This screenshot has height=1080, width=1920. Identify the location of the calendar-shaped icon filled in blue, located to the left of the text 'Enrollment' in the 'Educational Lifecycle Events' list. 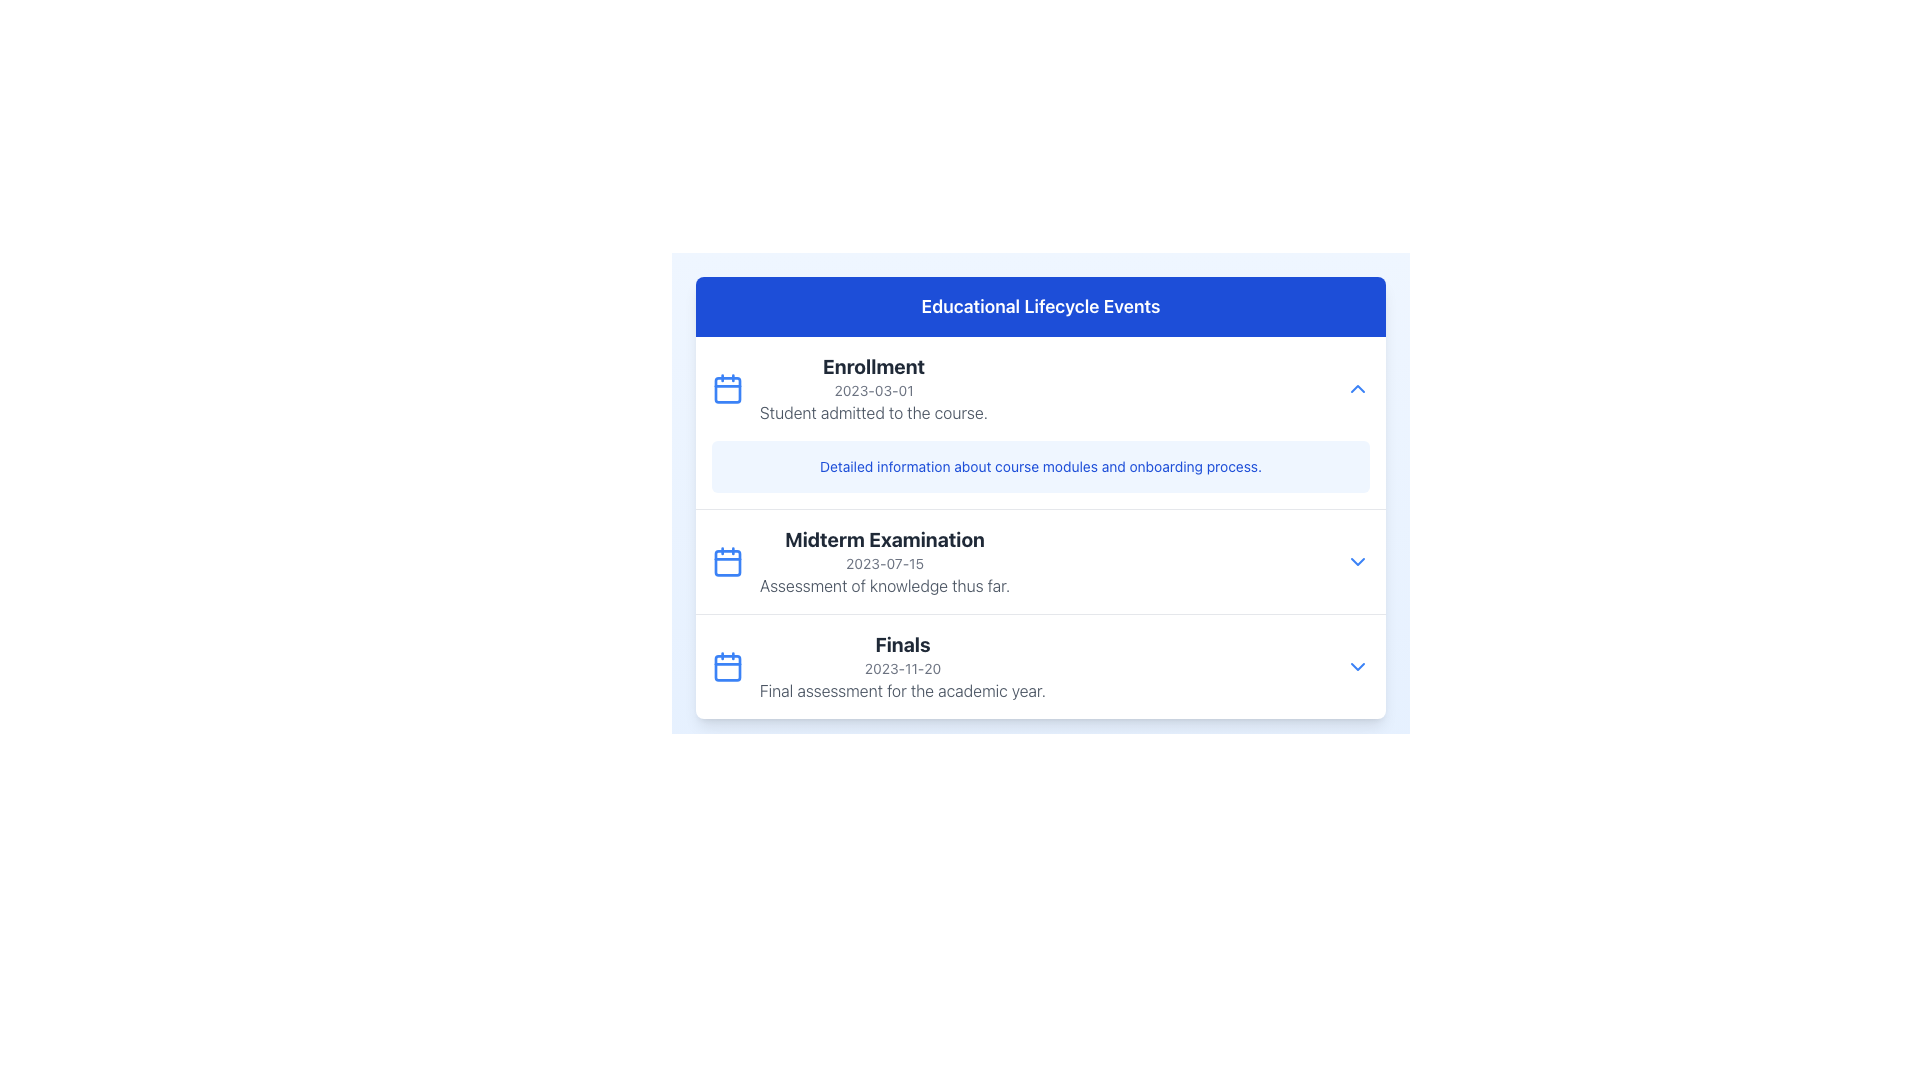
(727, 389).